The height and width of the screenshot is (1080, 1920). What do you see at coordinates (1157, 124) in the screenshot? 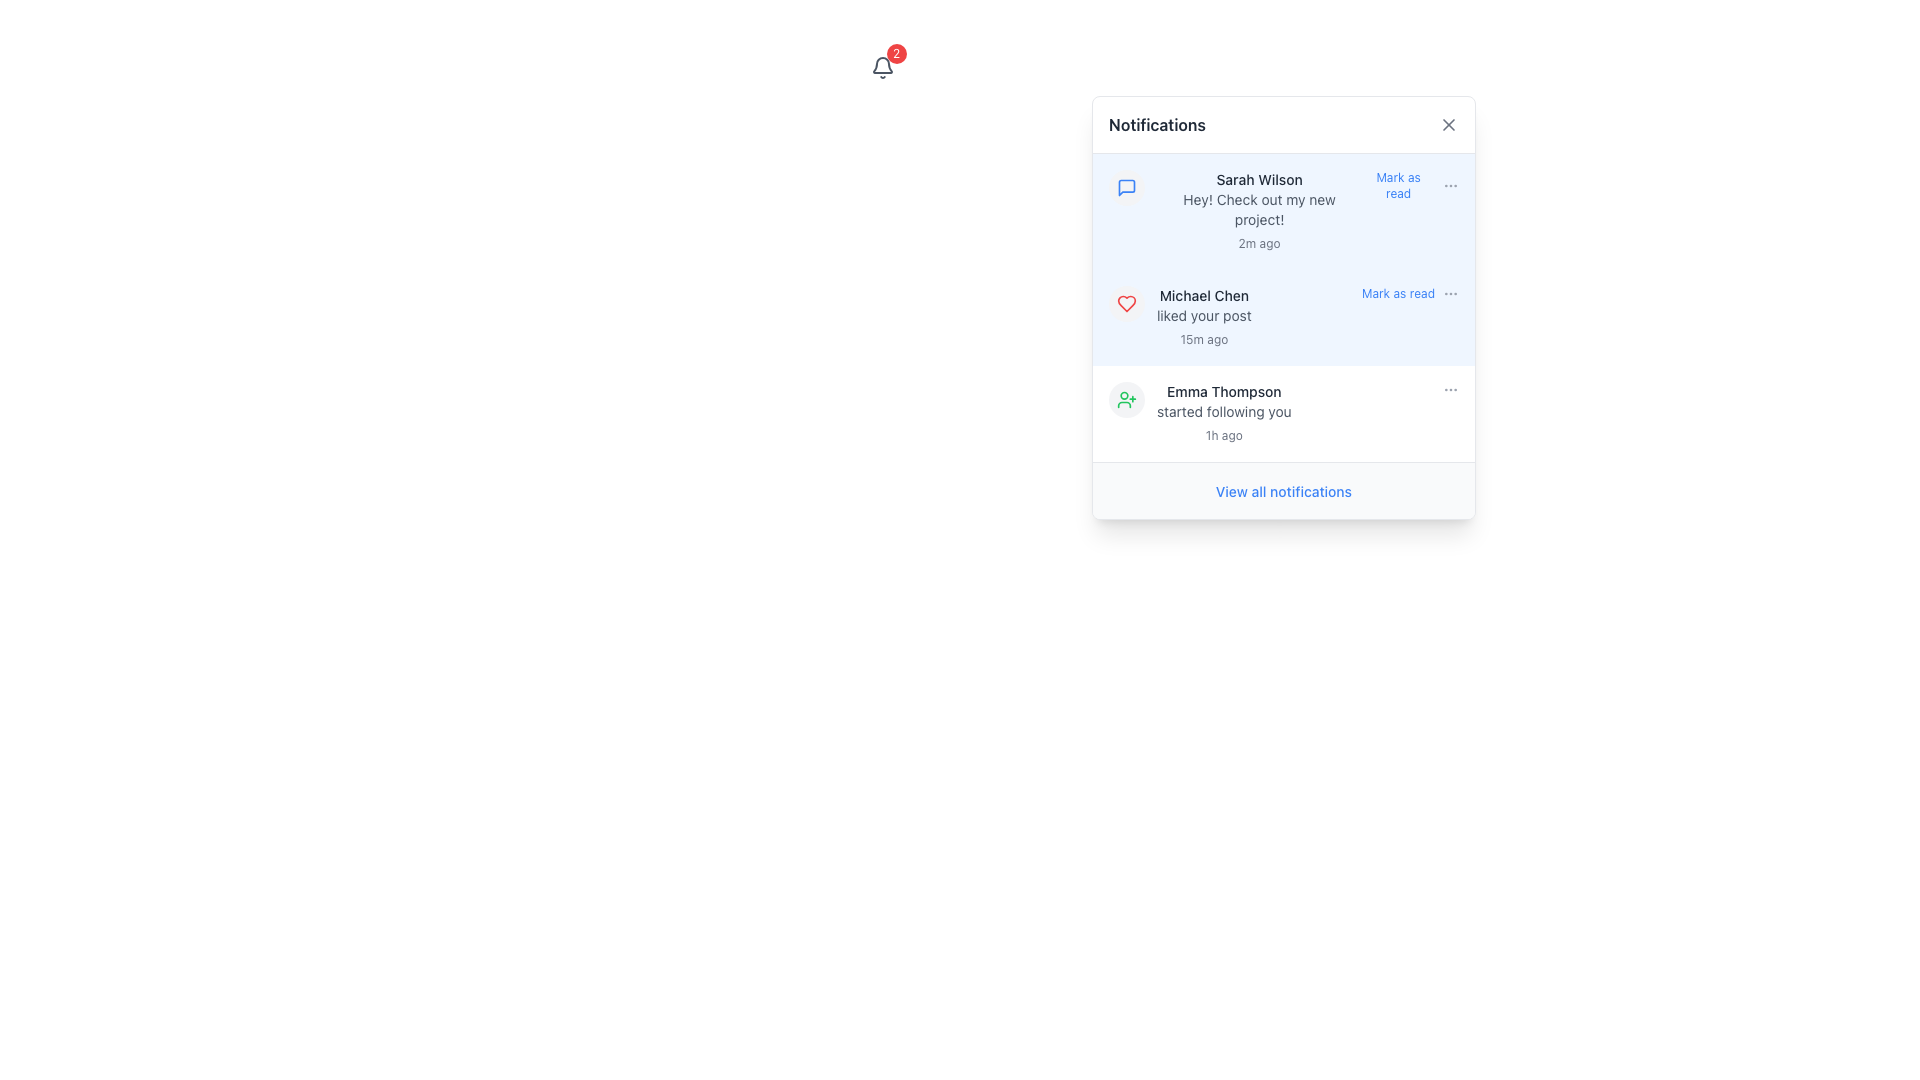
I see `text header located at the top-left section of the notification menu, which provides context for the following content` at bounding box center [1157, 124].